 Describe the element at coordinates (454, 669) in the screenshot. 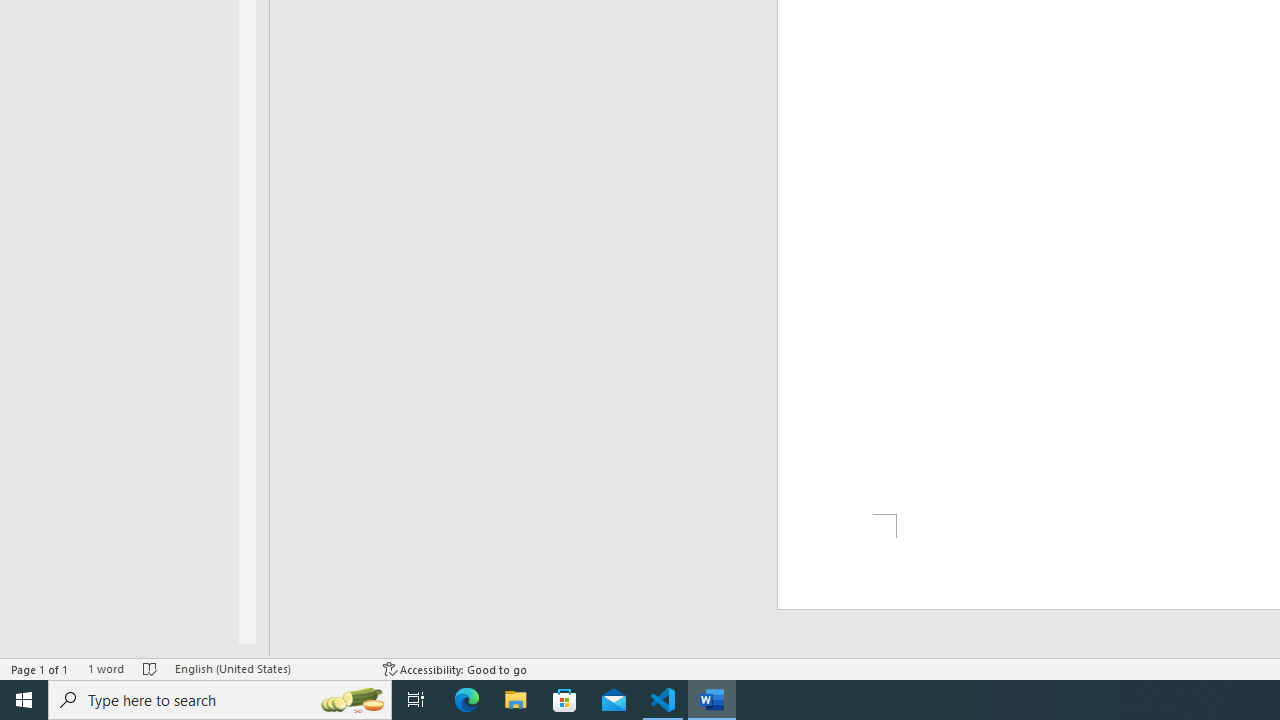

I see `'Accessibility Checker Accessibility: Good to go'` at that location.